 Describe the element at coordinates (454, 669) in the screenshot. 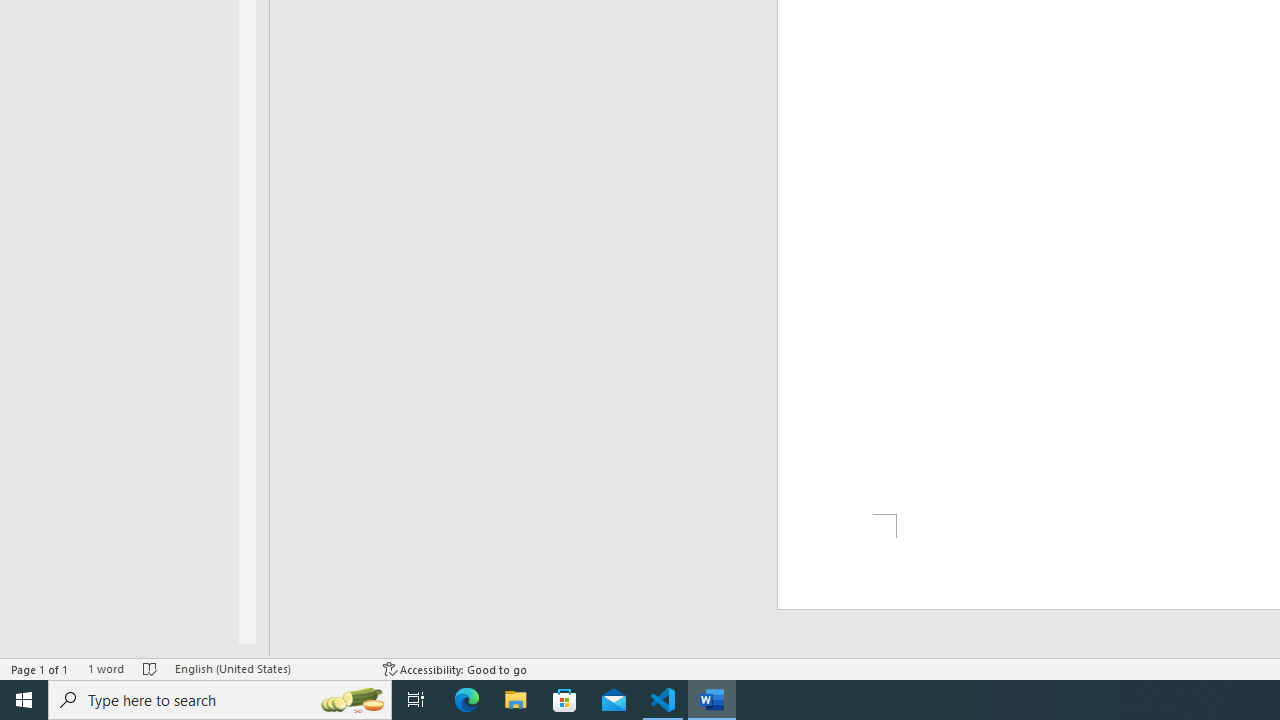

I see `'Accessibility Checker Accessibility: Good to go'` at that location.